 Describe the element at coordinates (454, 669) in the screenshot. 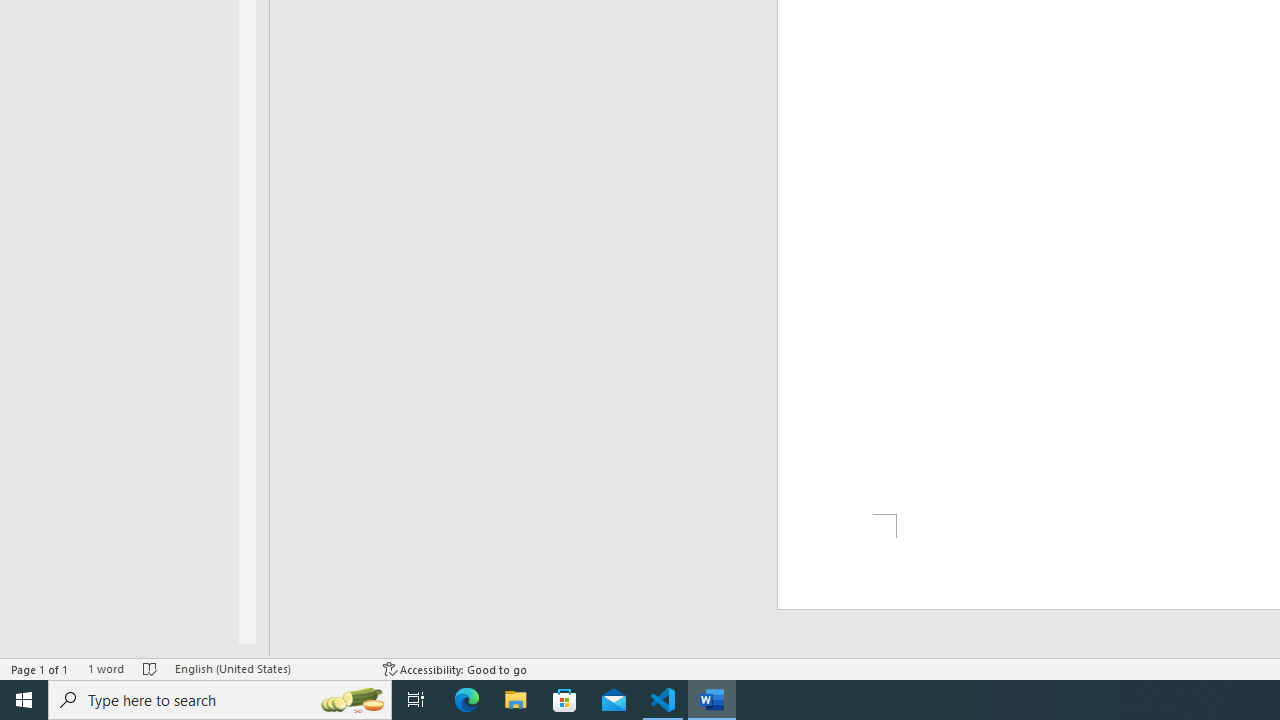

I see `'Accessibility Checker Accessibility: Good to go'` at that location.